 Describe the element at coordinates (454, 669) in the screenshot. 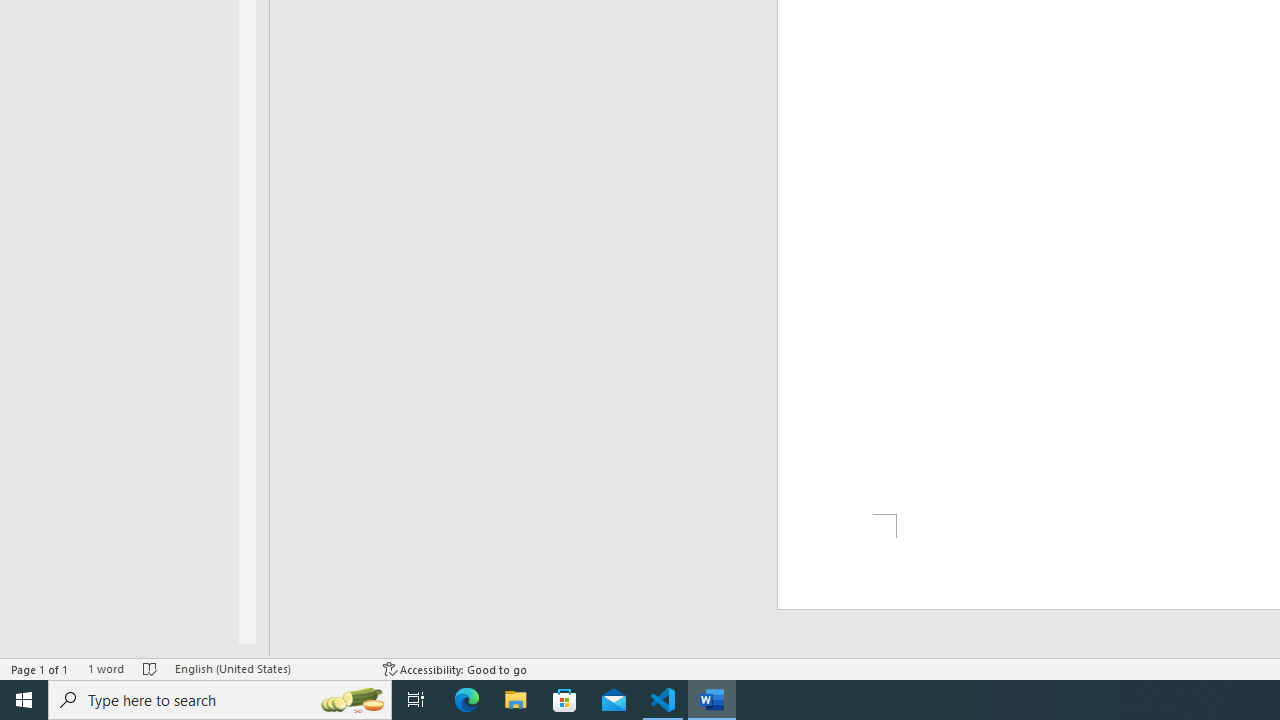

I see `'Accessibility Checker Accessibility: Good to go'` at that location.